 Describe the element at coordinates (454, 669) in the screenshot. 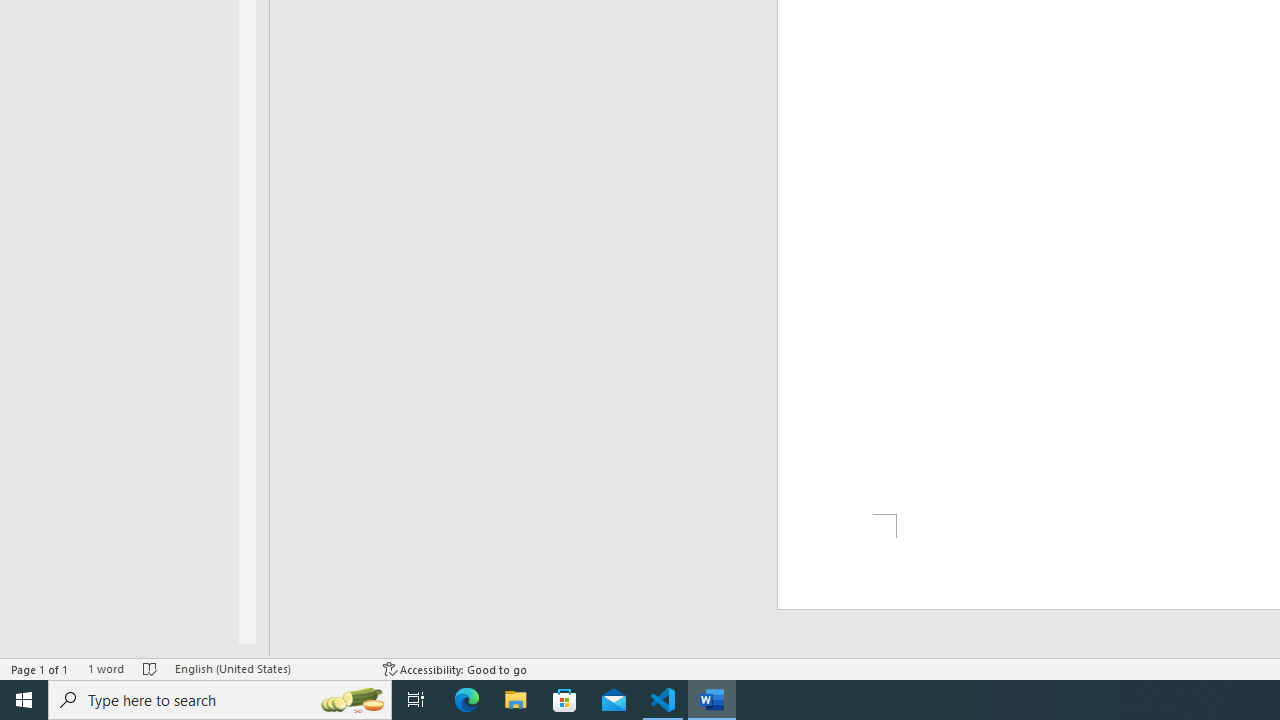

I see `'Accessibility Checker Accessibility: Good to go'` at that location.